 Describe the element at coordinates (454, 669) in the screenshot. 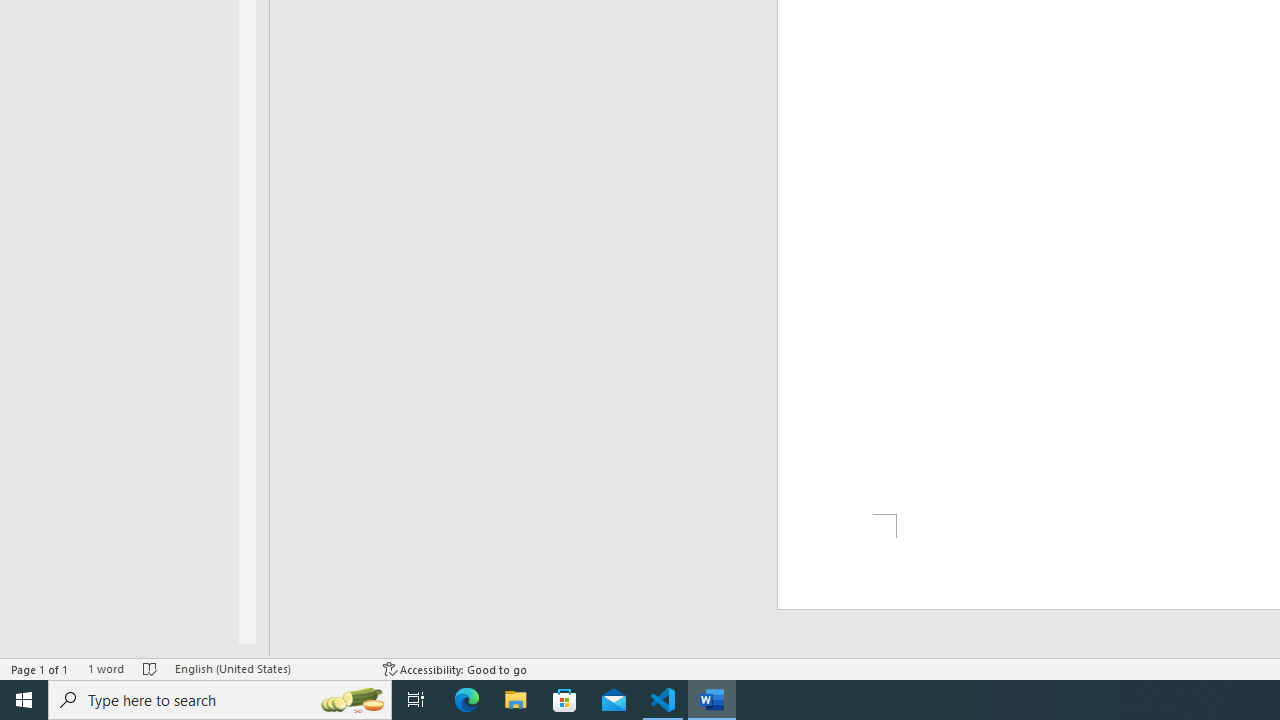

I see `'Accessibility Checker Accessibility: Good to go'` at that location.